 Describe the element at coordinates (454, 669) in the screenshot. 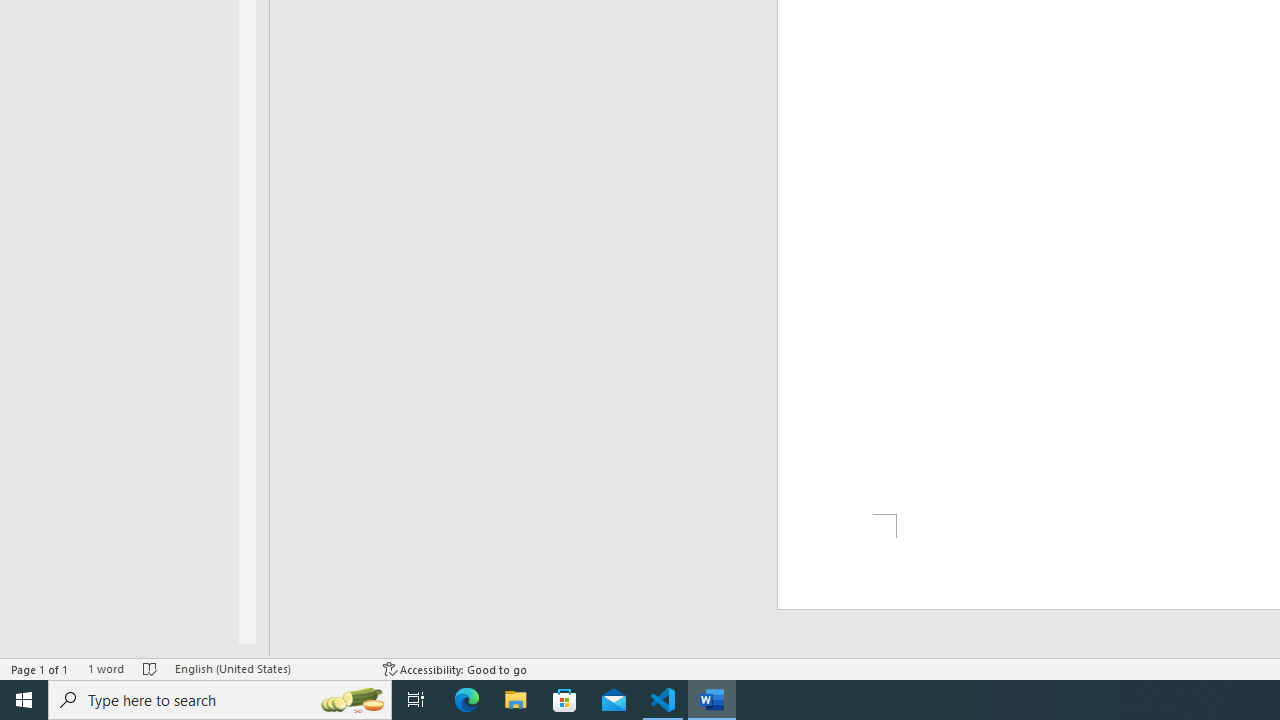

I see `'Accessibility Checker Accessibility: Good to go'` at that location.